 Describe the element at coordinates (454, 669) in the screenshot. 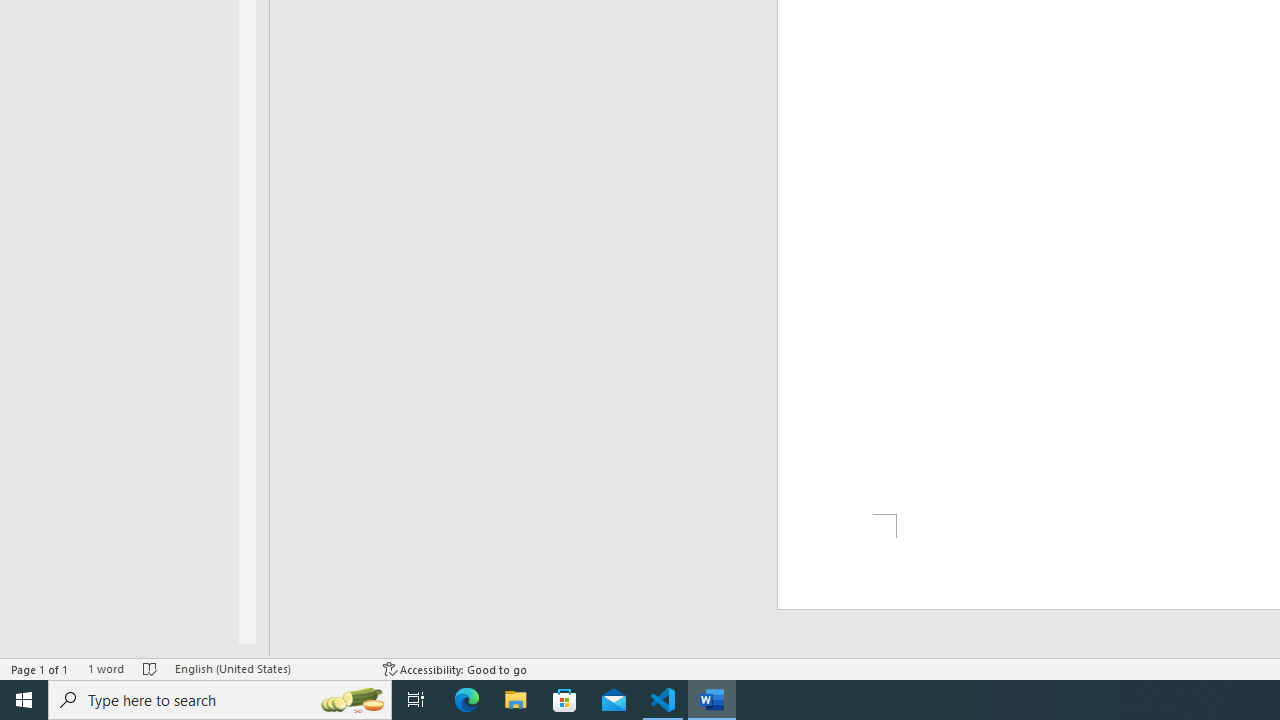

I see `'Accessibility Checker Accessibility: Good to go'` at that location.